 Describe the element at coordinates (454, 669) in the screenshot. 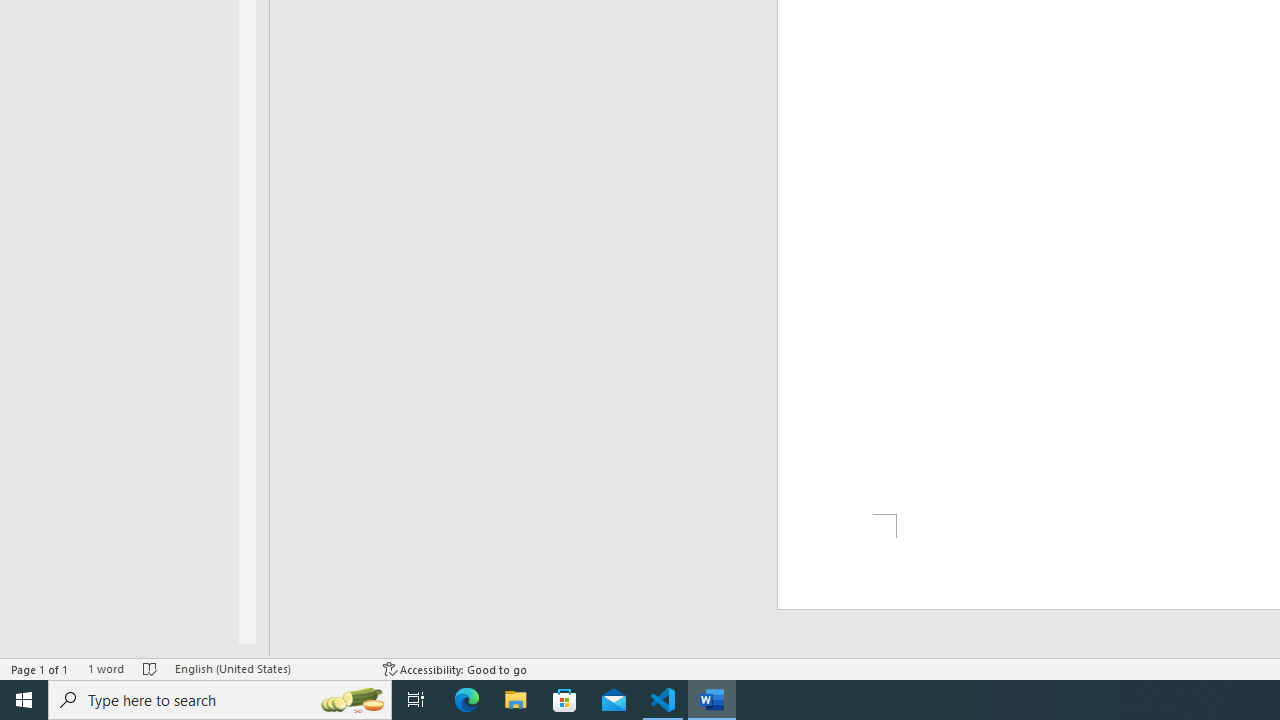

I see `'Accessibility Checker Accessibility: Good to go'` at that location.